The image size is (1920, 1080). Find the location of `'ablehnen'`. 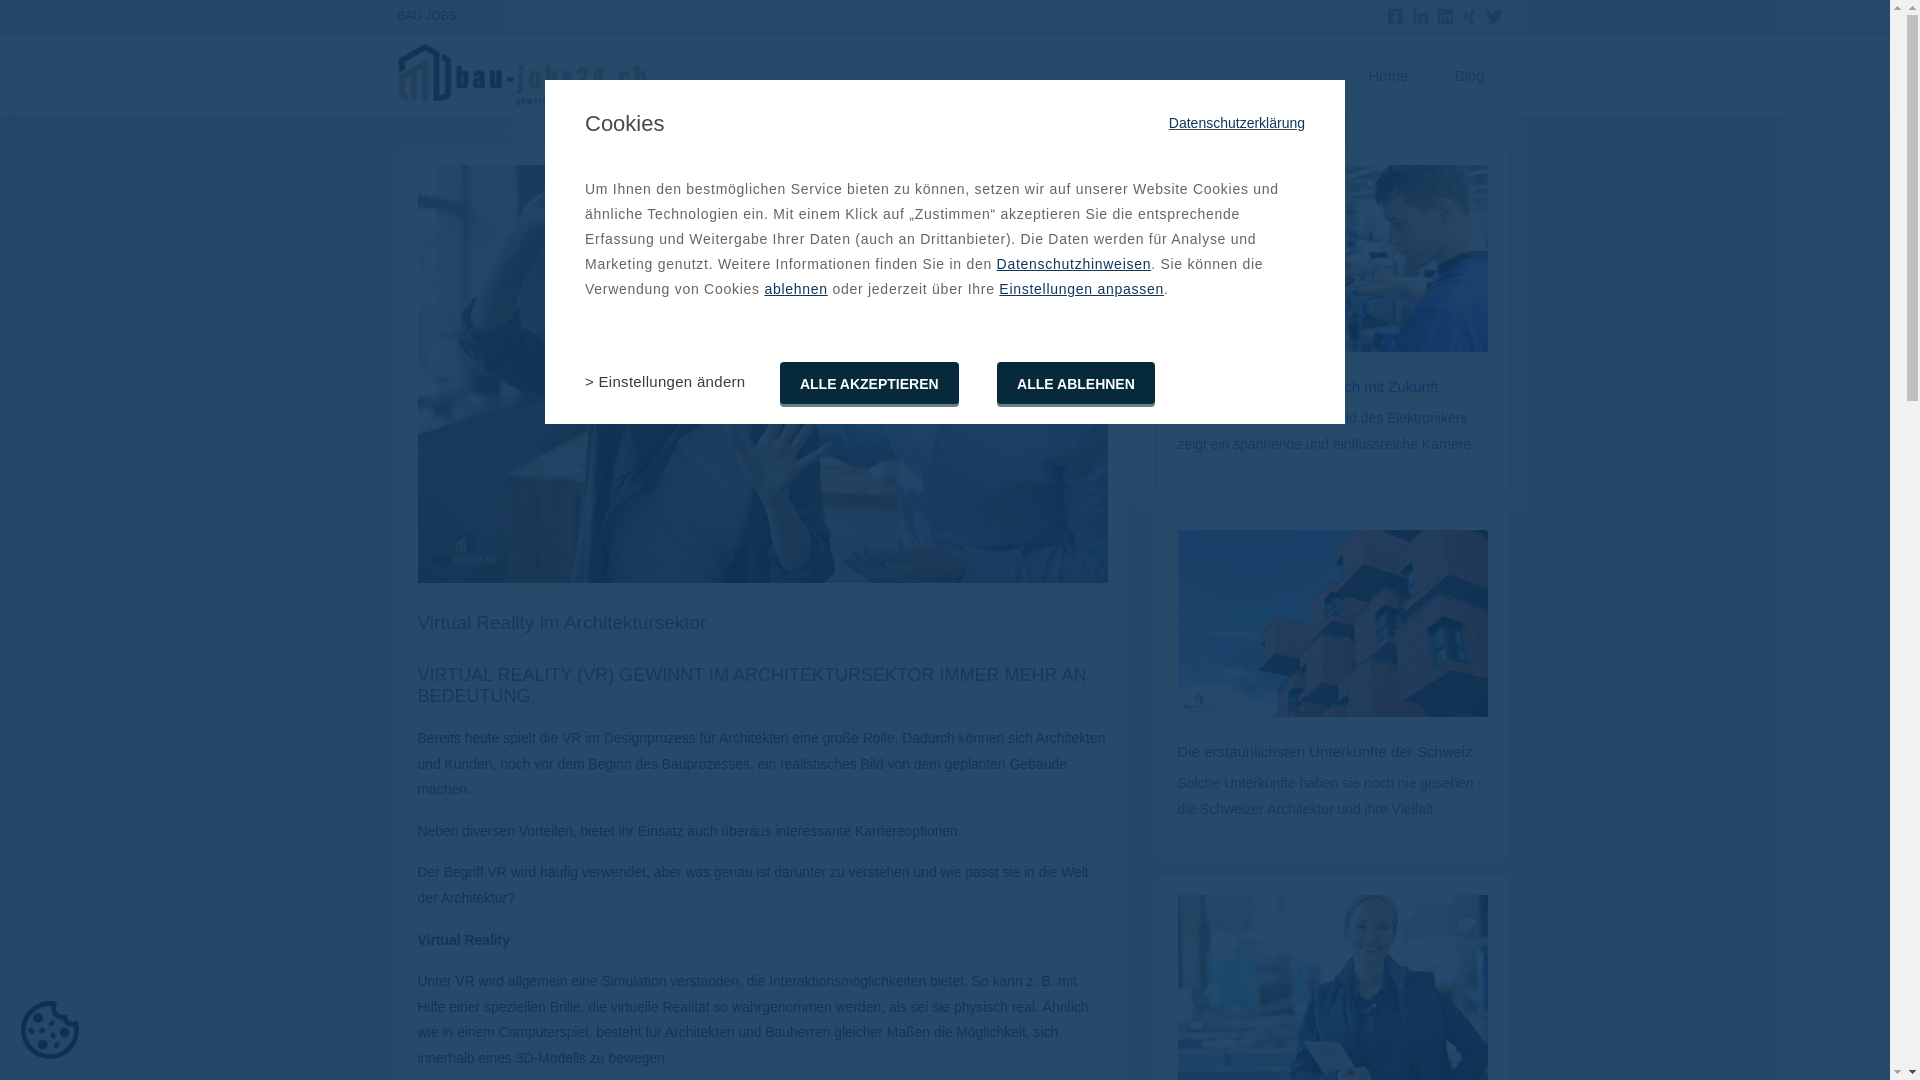

'ablehnen' is located at coordinates (794, 289).